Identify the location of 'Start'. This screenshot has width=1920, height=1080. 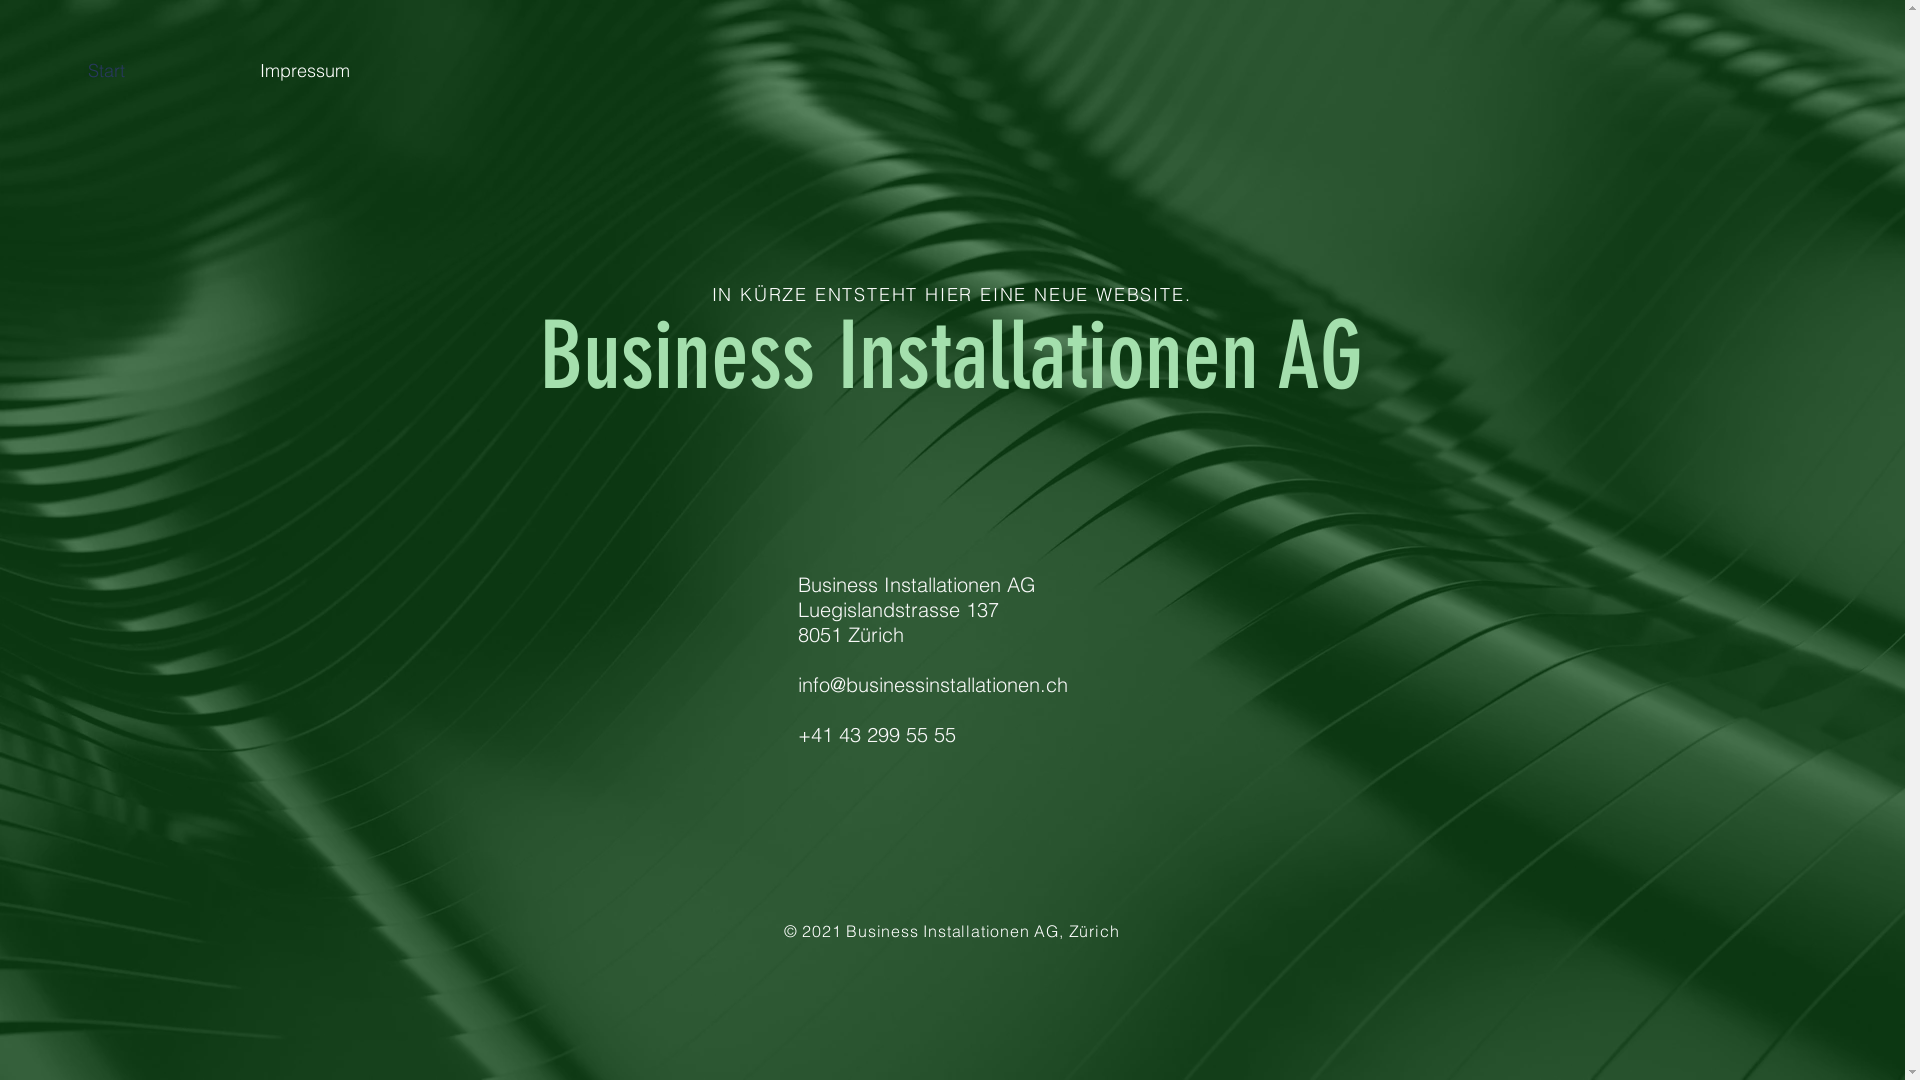
(157, 69).